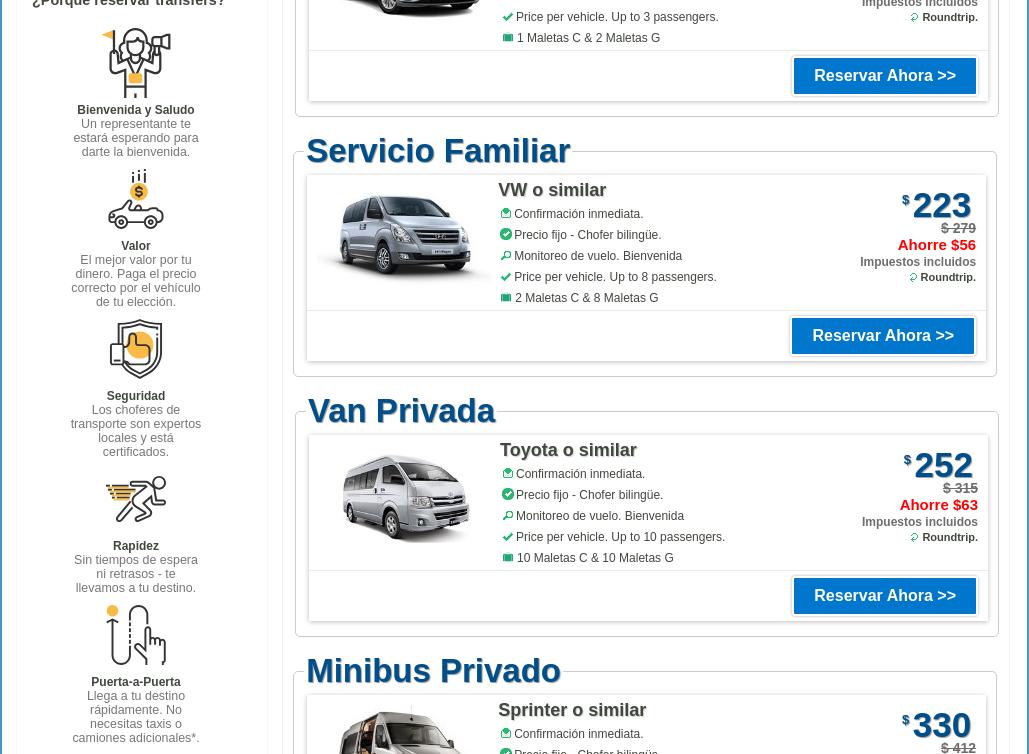 The image size is (1029, 754). Describe the element at coordinates (110, 545) in the screenshot. I see `'Rapidez'` at that location.